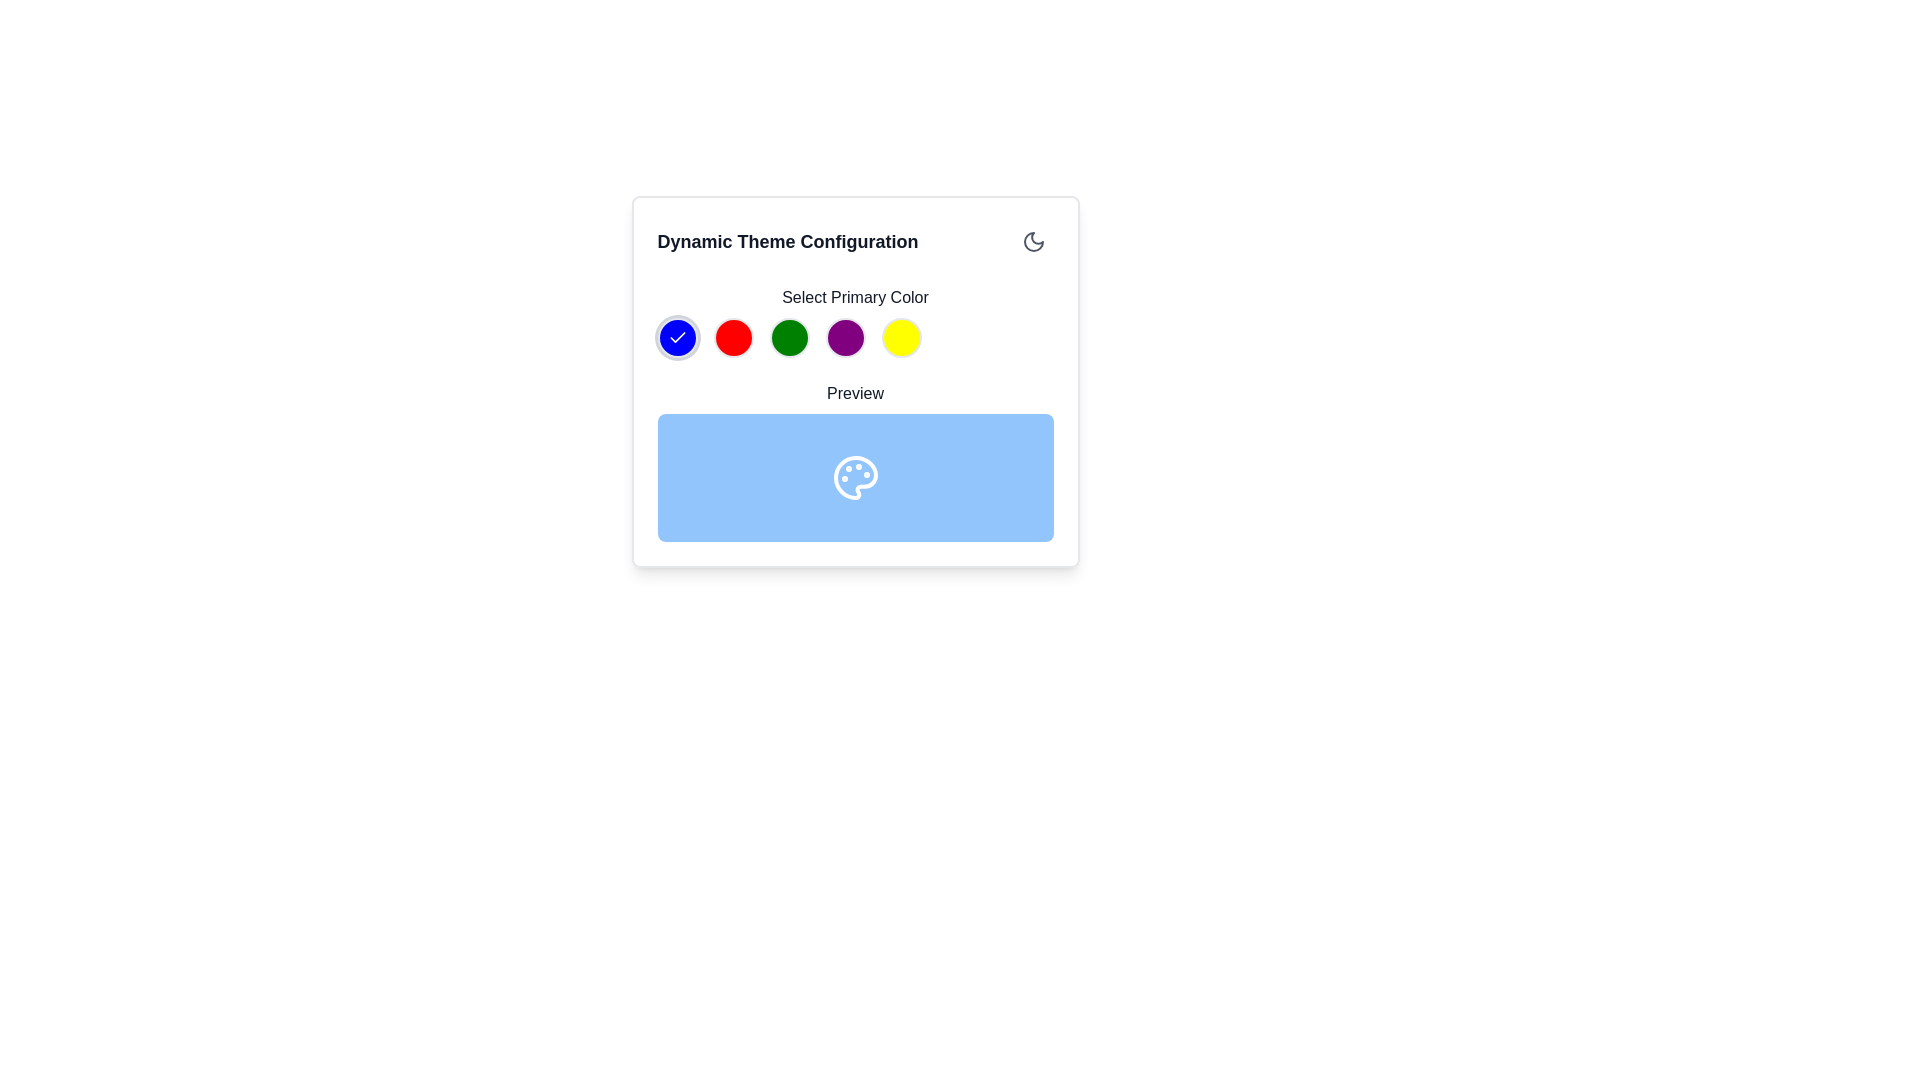  I want to click on the SVG Icon inside the first circular button of the 'Select Primary Color' options to confirm the selection of the first primary color, so click(677, 337).